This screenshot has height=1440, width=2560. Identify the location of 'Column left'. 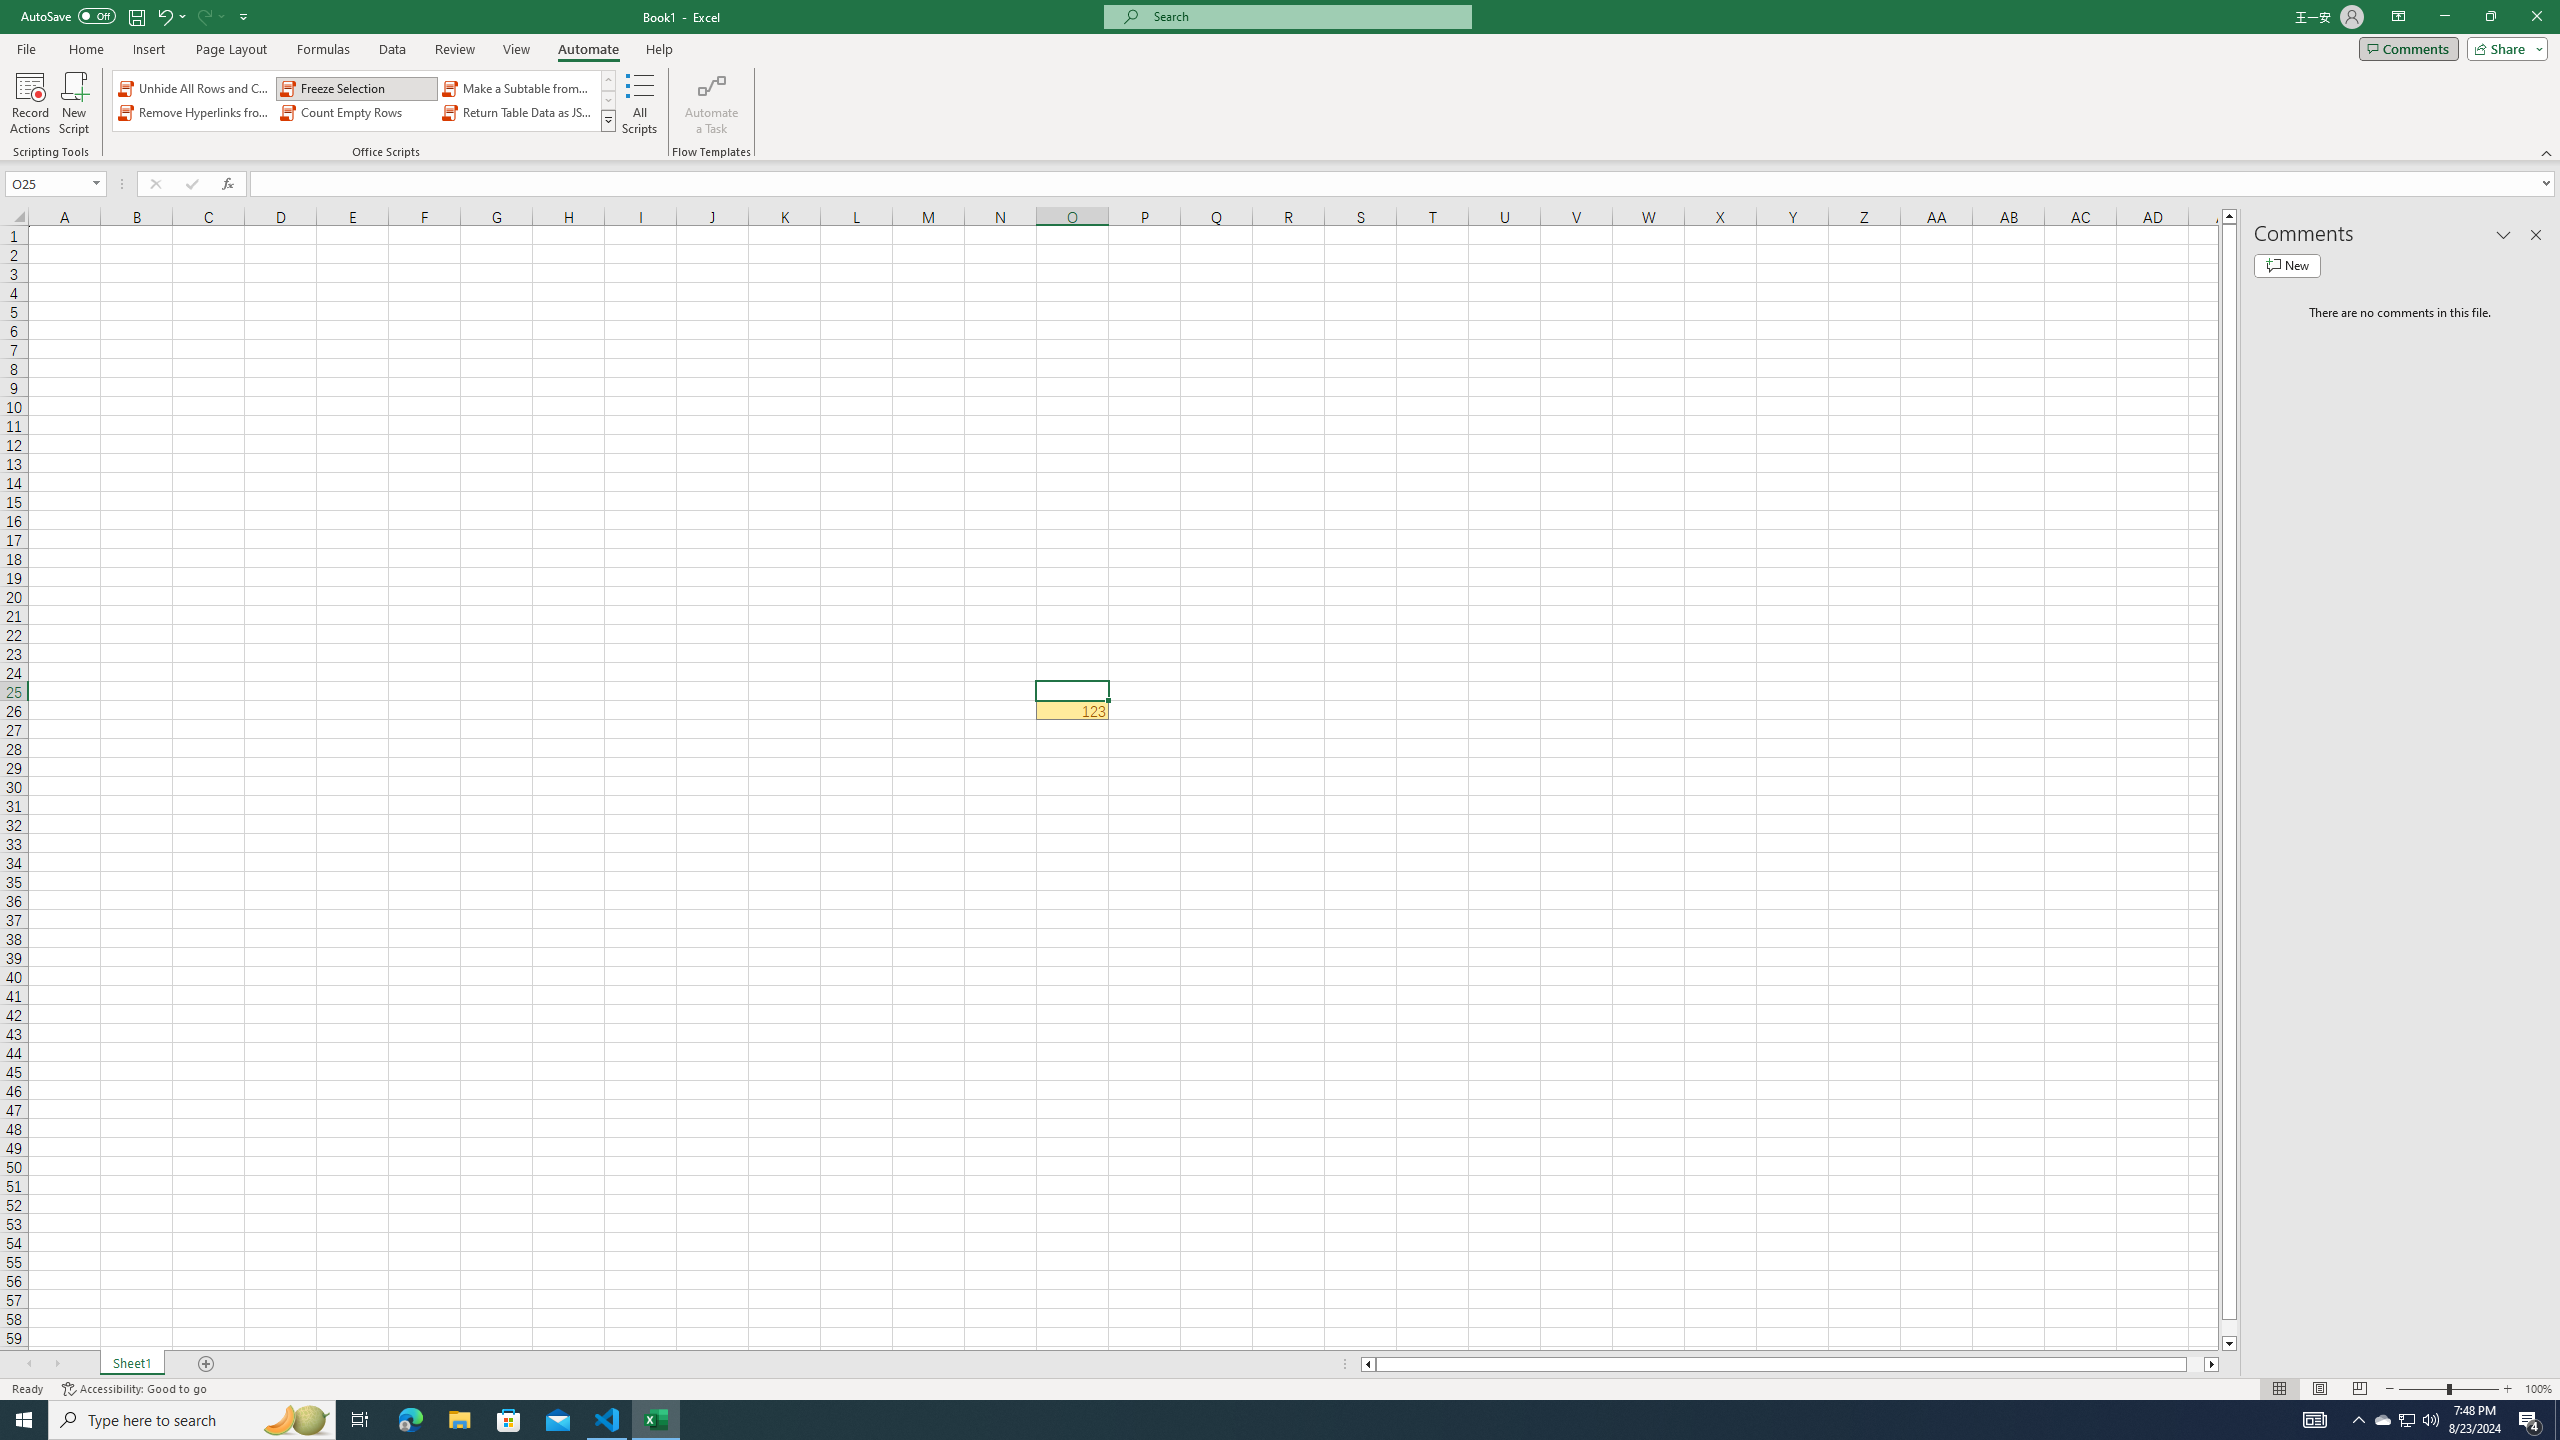
(1367, 1363).